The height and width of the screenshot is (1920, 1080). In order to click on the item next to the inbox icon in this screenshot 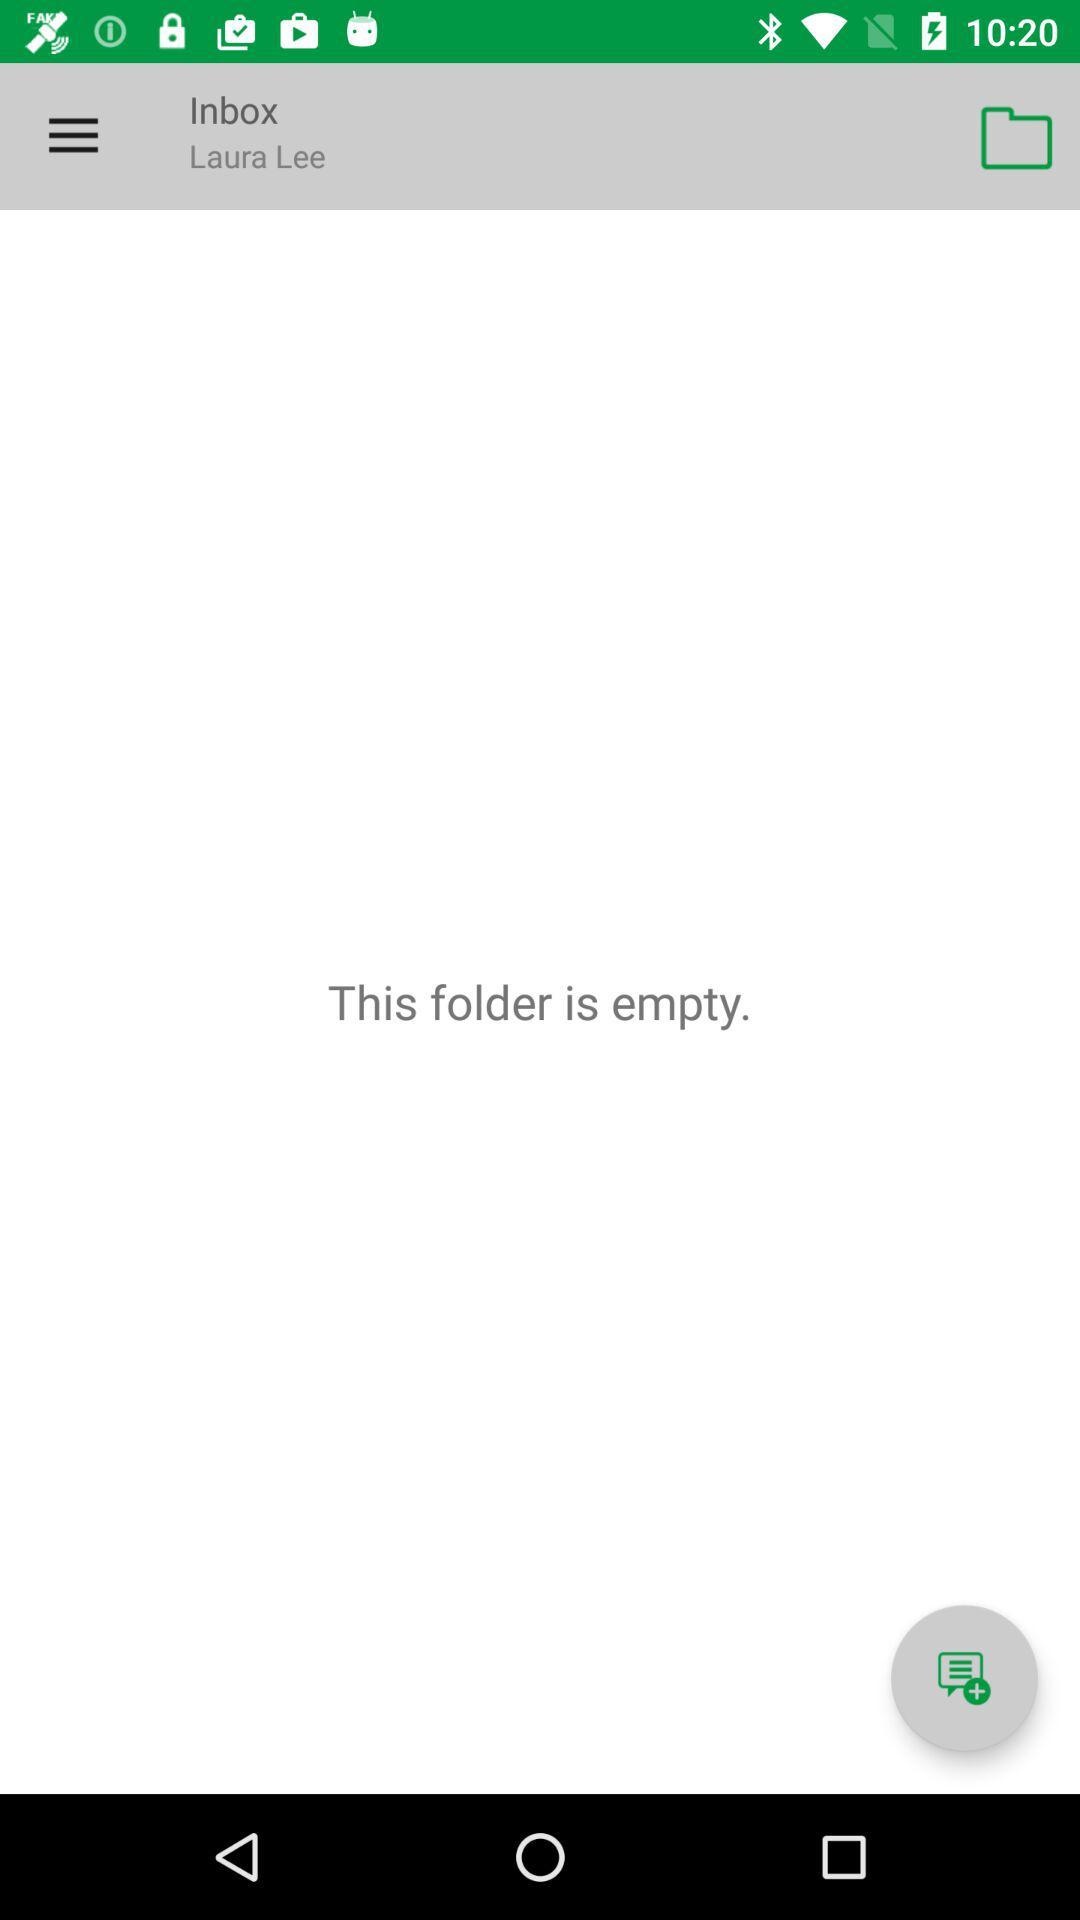, I will do `click(72, 135)`.